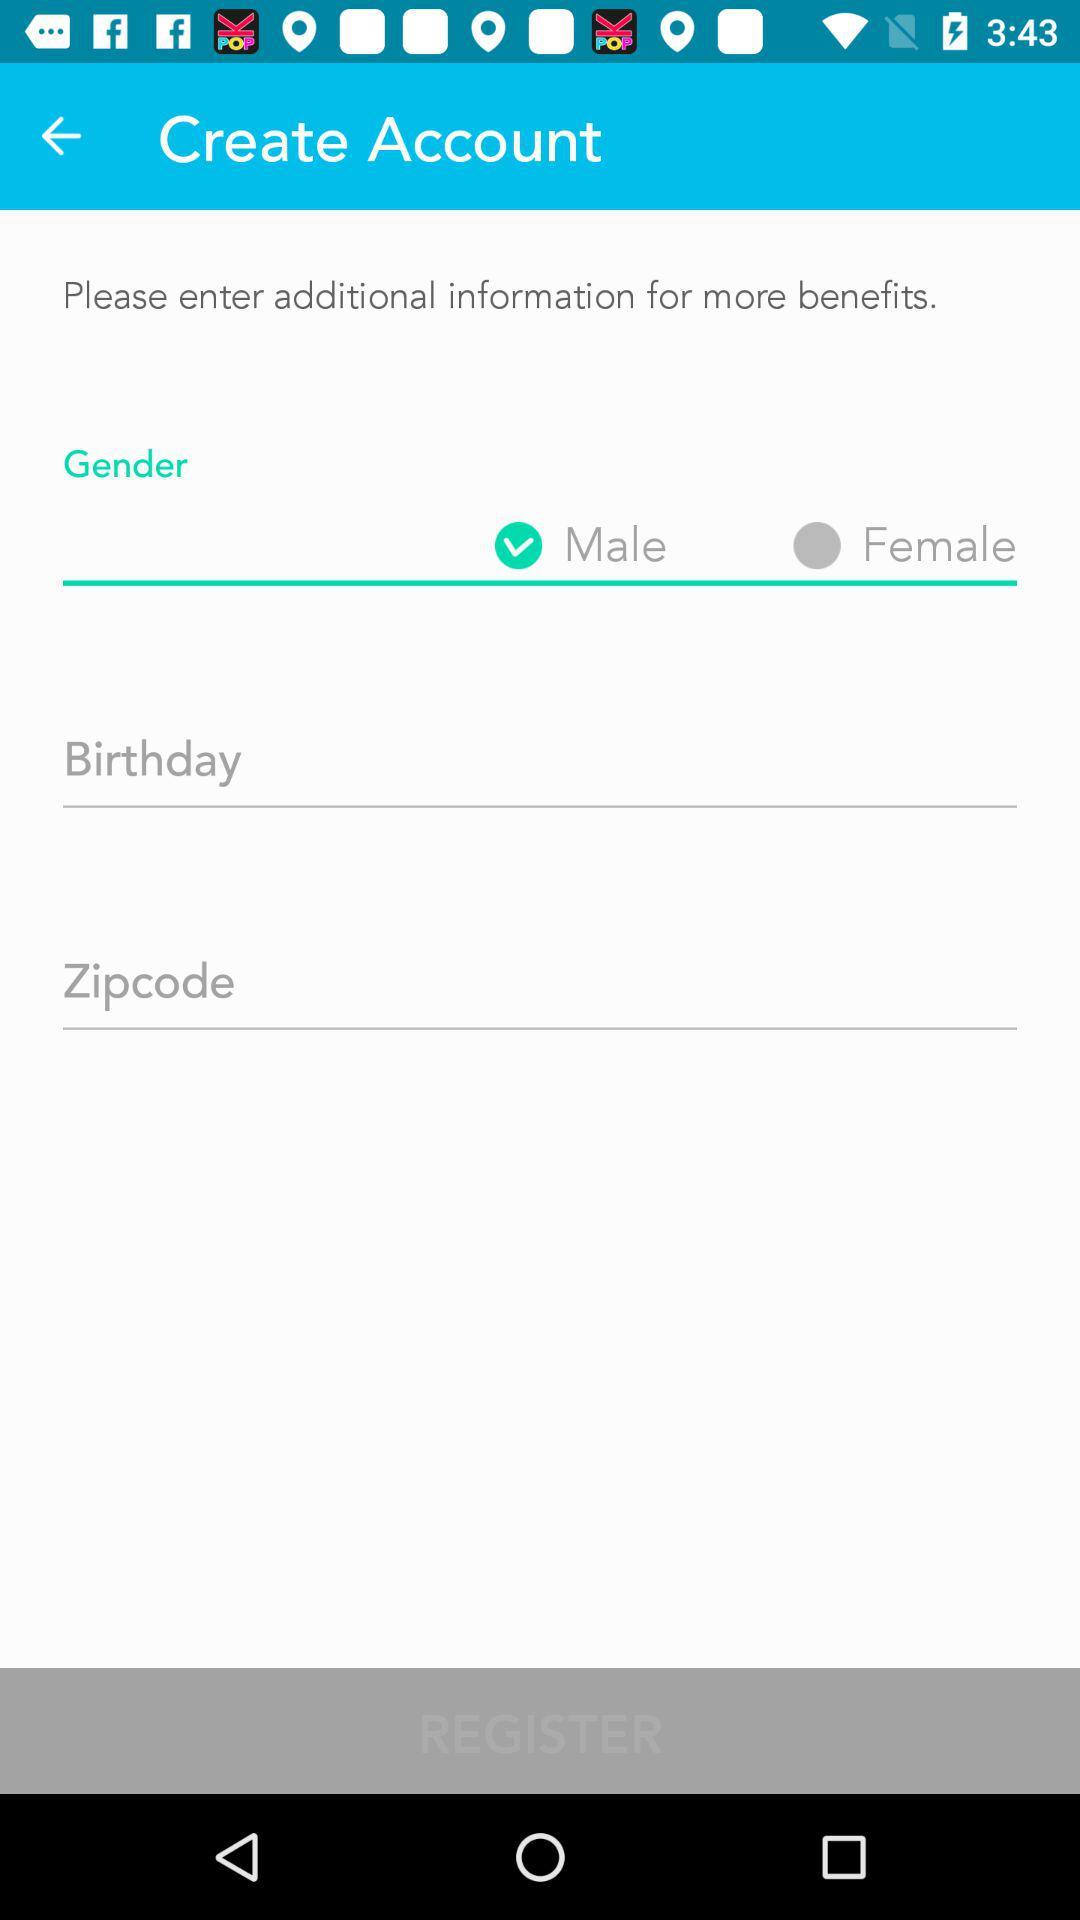 The height and width of the screenshot is (1920, 1080). What do you see at coordinates (540, 750) in the screenshot?
I see `type in birtday` at bounding box center [540, 750].